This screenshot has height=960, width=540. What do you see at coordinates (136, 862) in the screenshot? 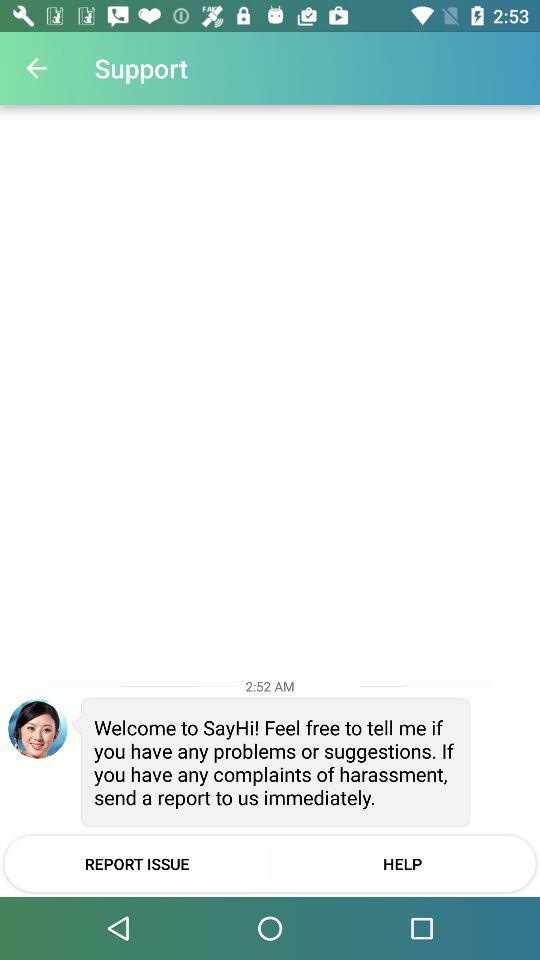
I see `report issue item` at bounding box center [136, 862].